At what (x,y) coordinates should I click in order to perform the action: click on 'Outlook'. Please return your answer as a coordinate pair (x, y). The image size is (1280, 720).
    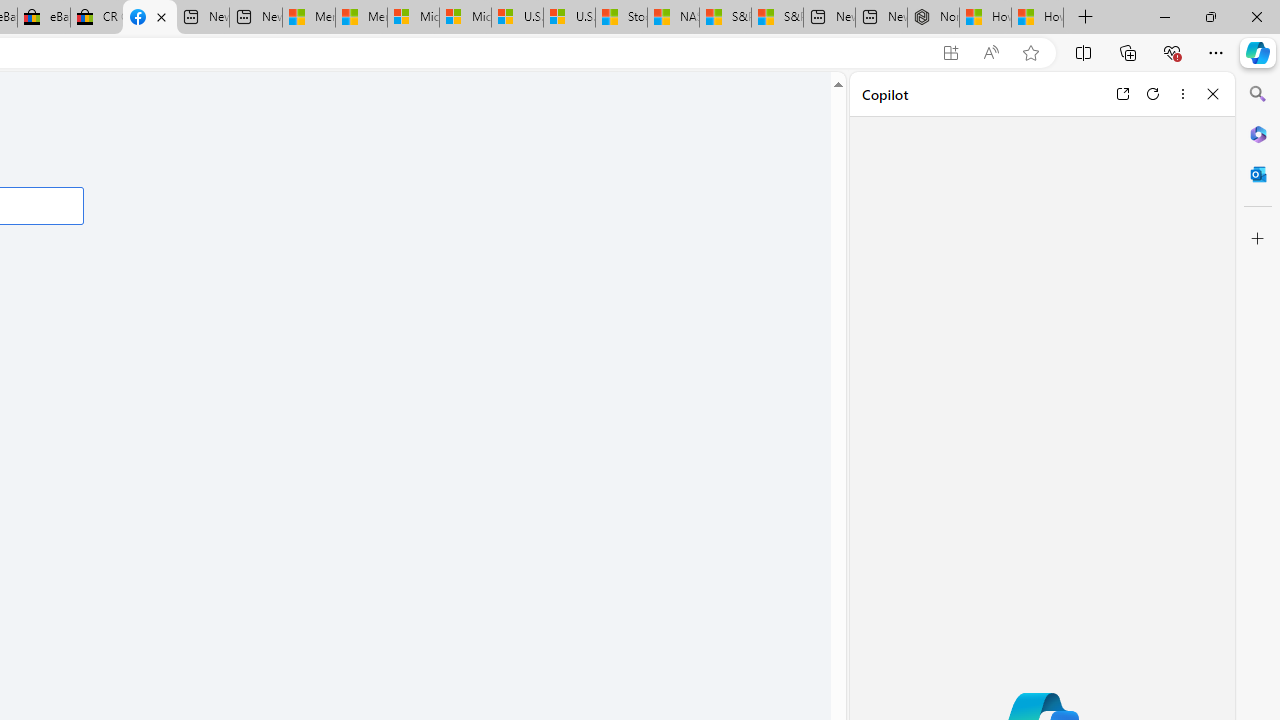
    Looking at the image, I should click on (1257, 173).